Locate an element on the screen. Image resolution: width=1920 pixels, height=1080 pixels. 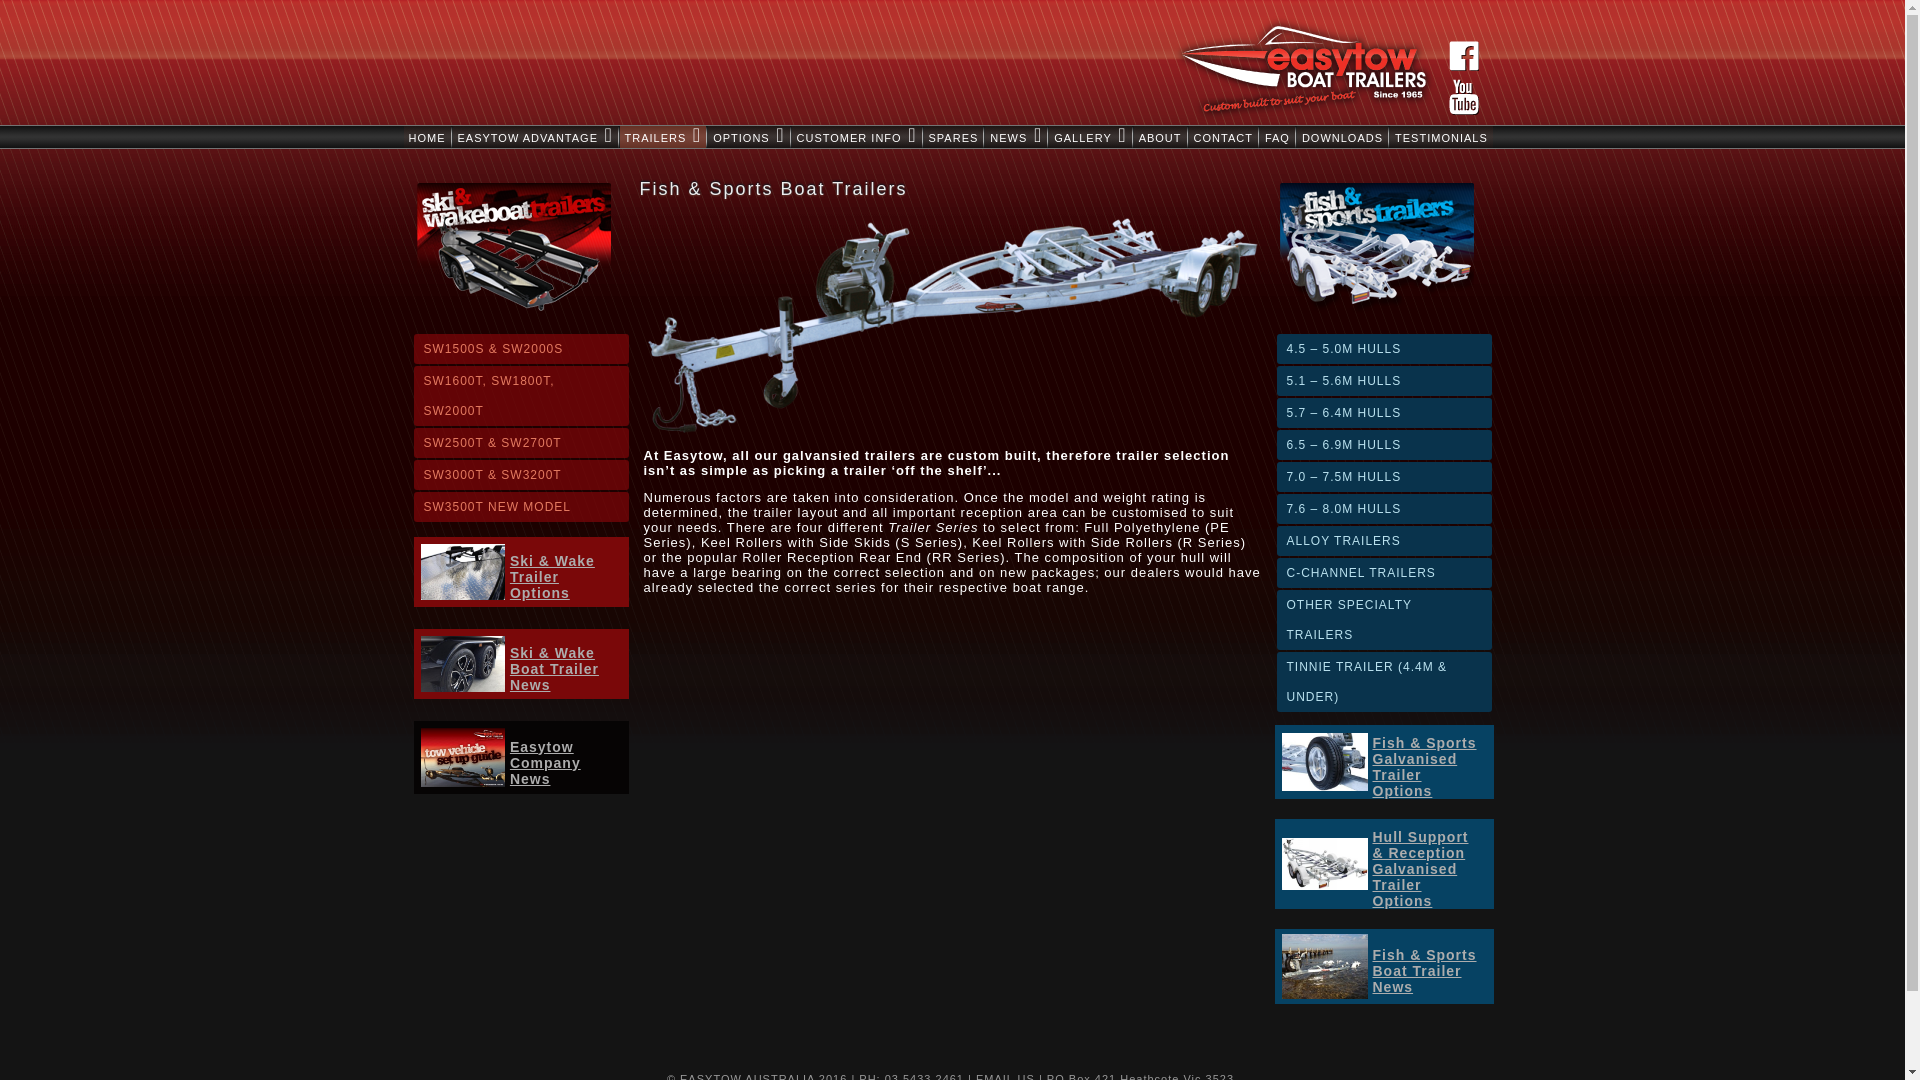
'OTHER SPECIALTY TRAILERS' is located at coordinates (1382, 619).